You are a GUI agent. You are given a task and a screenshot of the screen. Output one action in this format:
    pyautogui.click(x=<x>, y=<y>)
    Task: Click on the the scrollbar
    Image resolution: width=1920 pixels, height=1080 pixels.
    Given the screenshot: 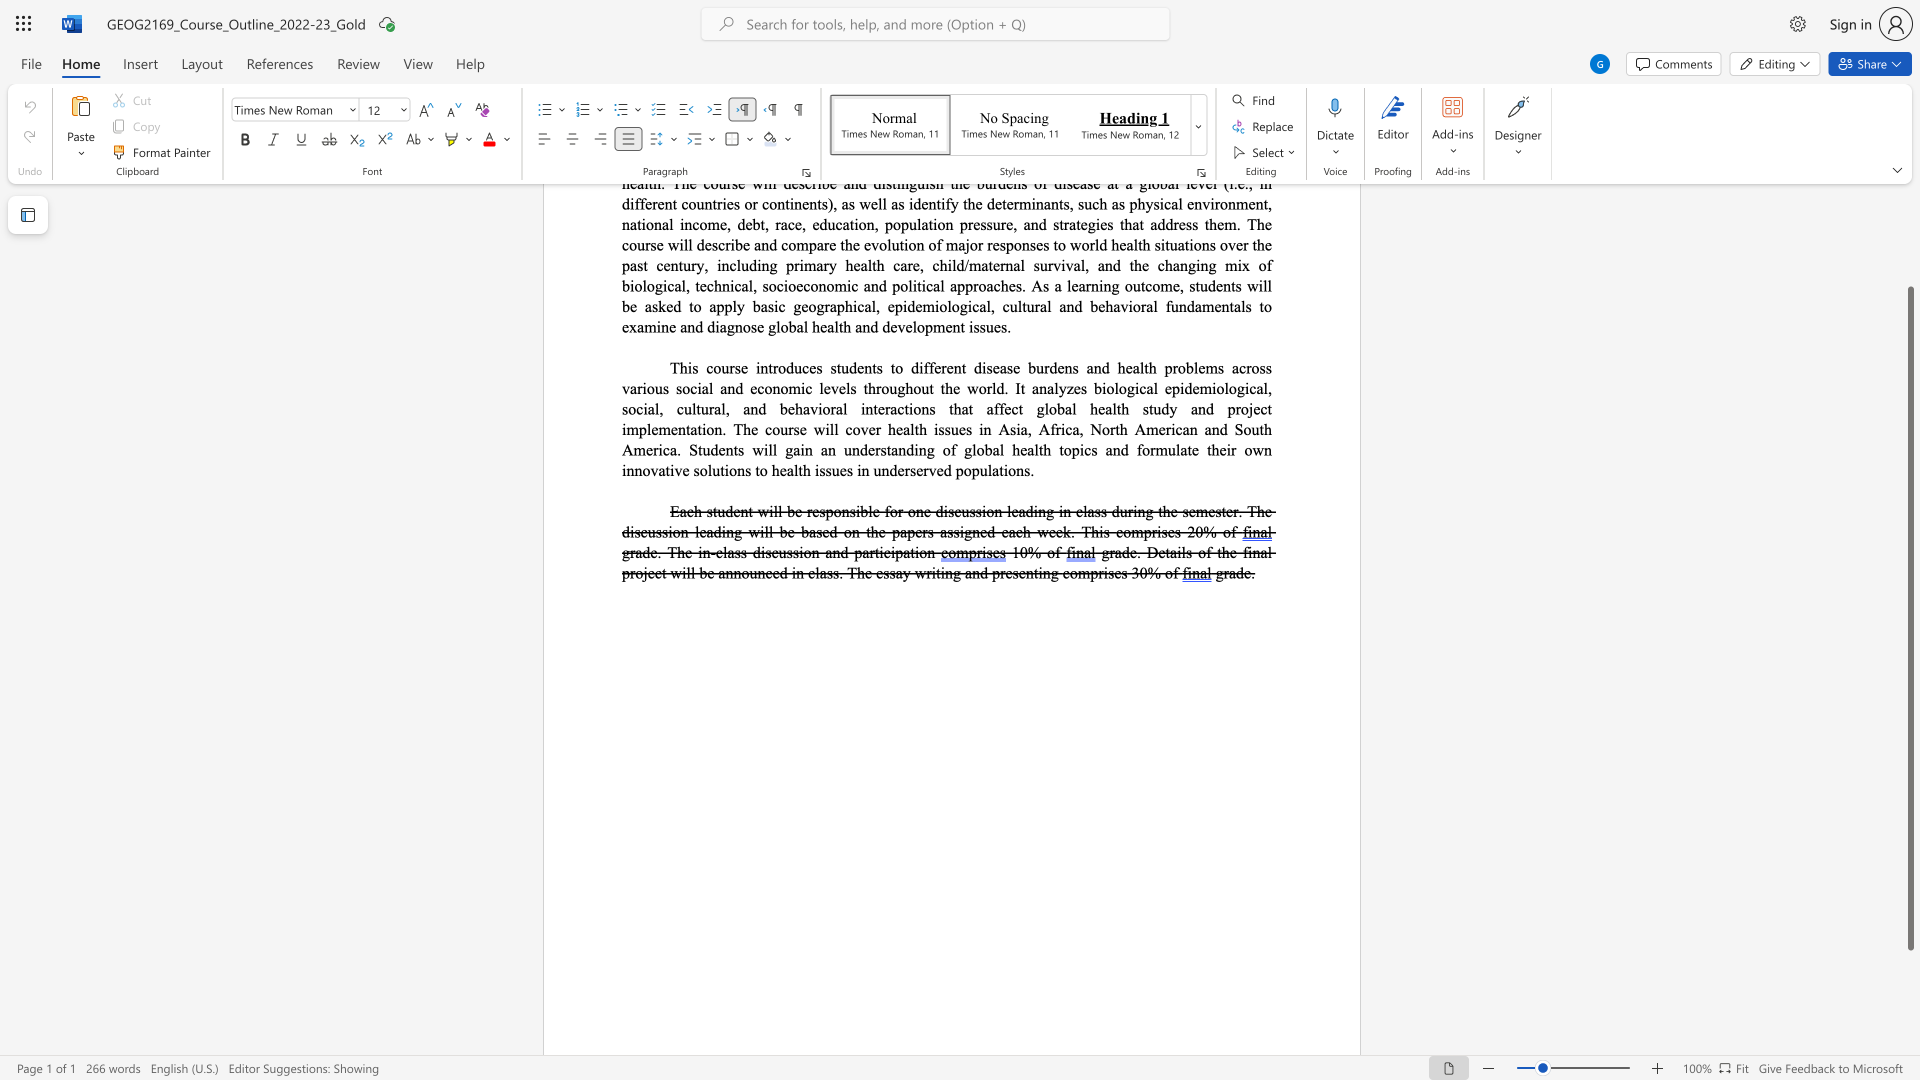 What is the action you would take?
    pyautogui.click(x=1909, y=238)
    